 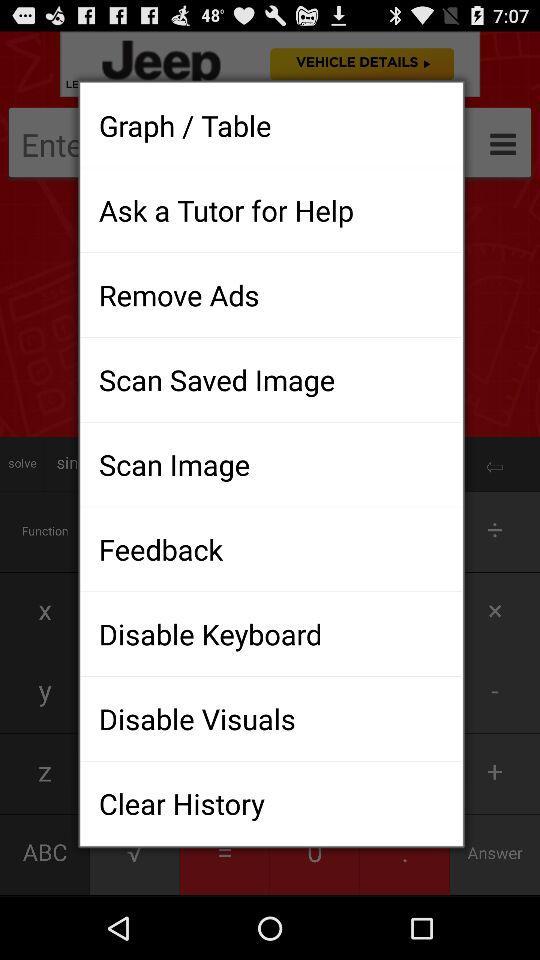 I want to click on the label icon, so click(x=20, y=21).